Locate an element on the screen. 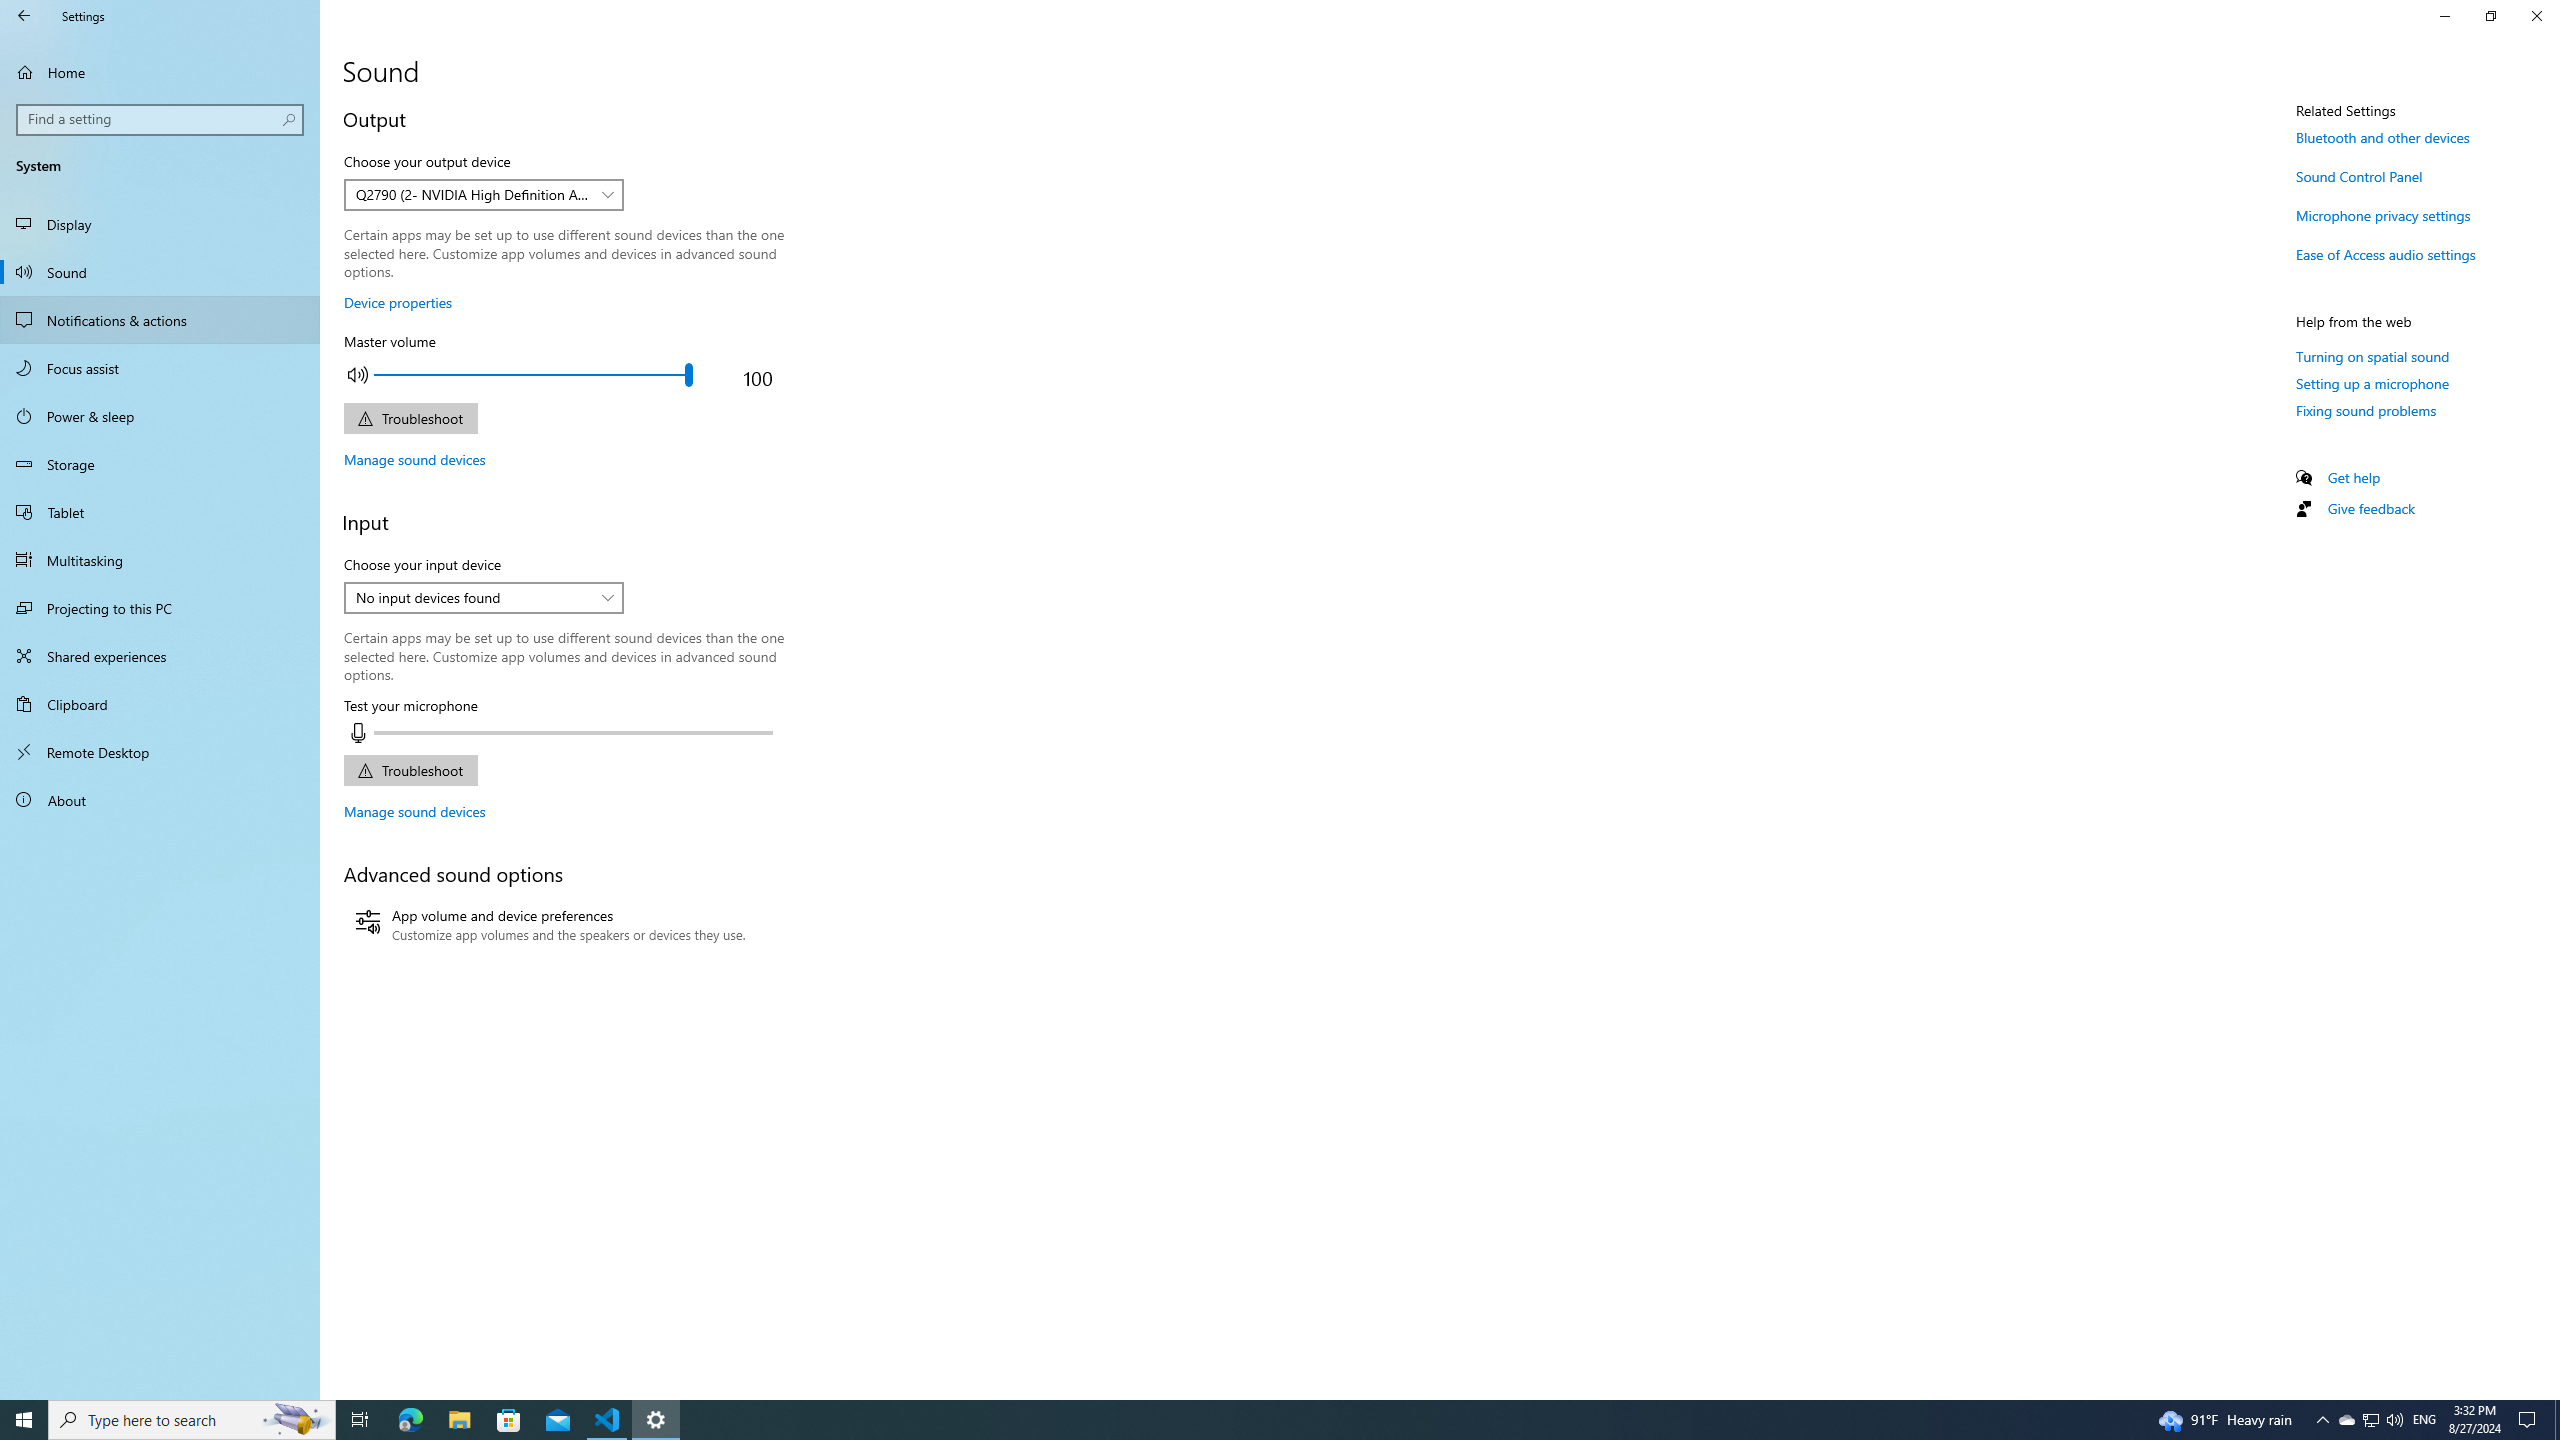  'Task View' is located at coordinates (358, 1418).